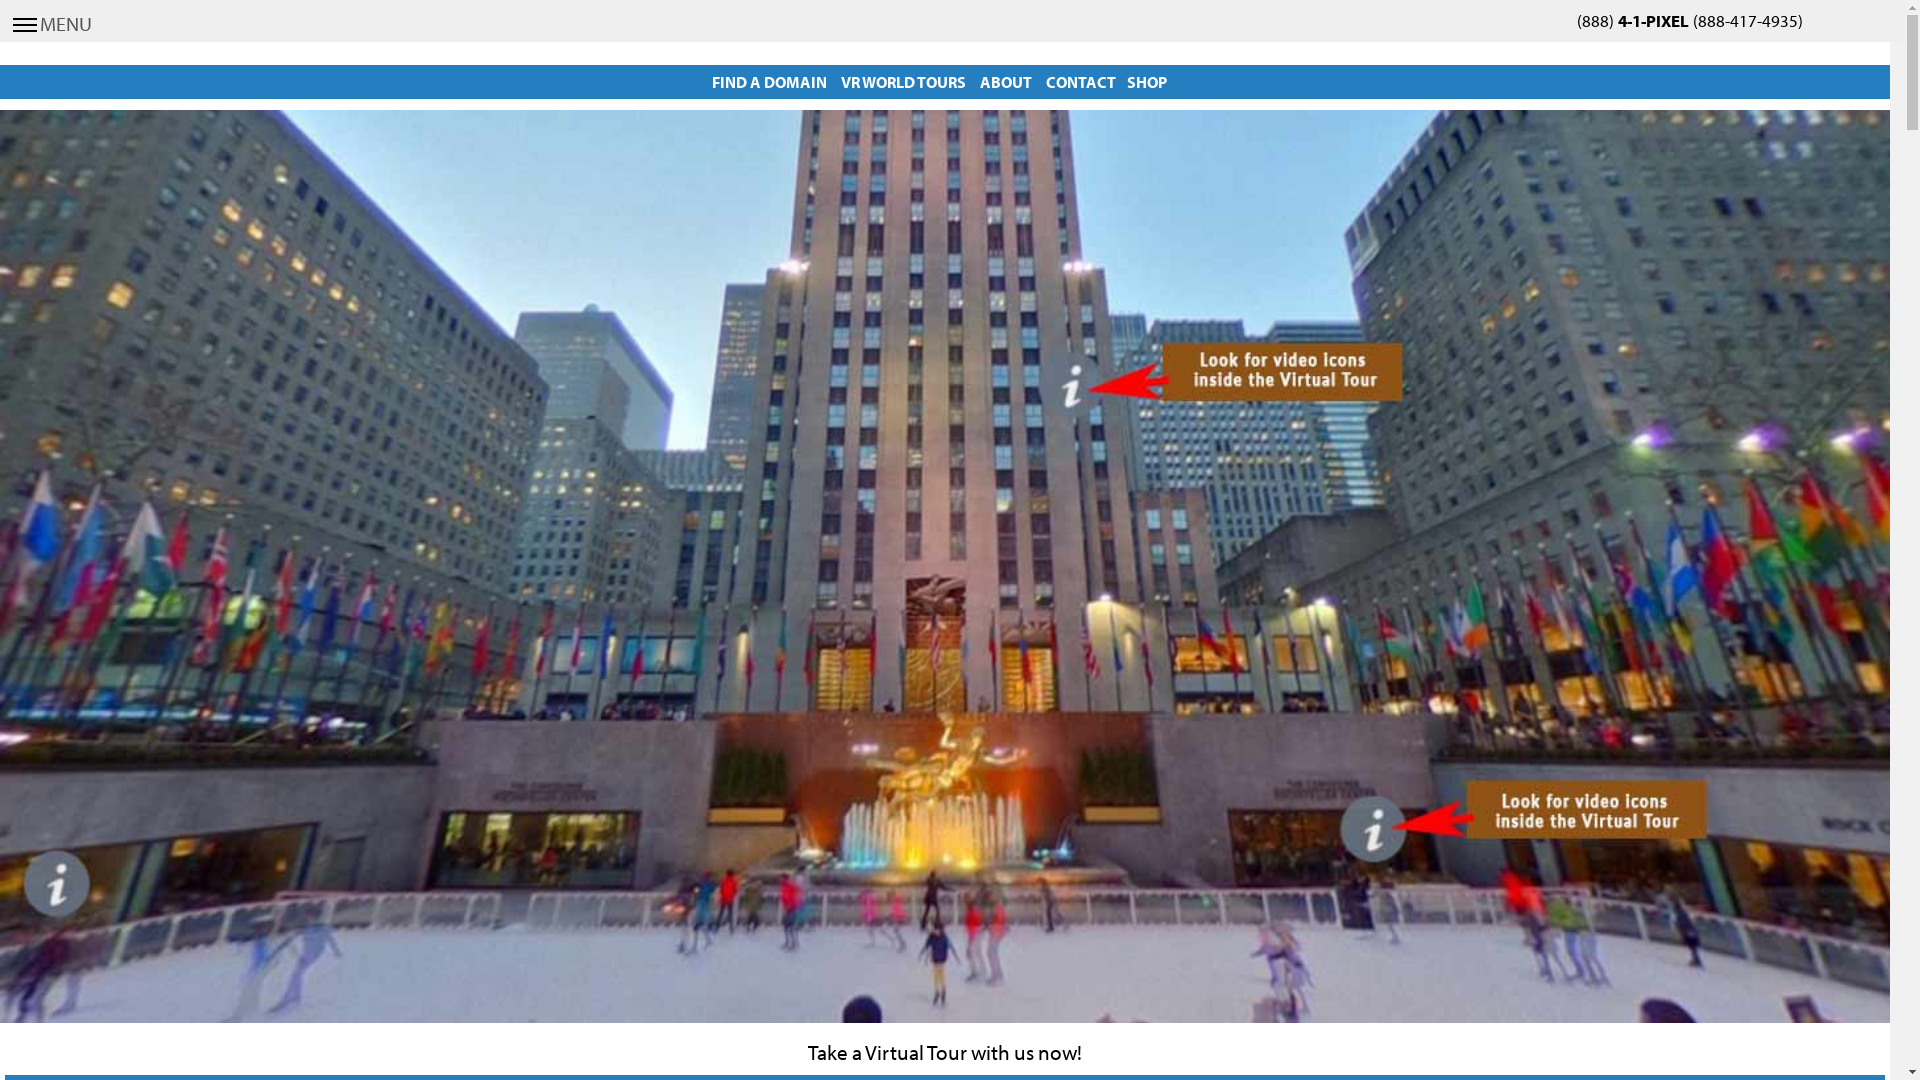 The image size is (1920, 1080). What do you see at coordinates (1147, 80) in the screenshot?
I see `'SHOP'` at bounding box center [1147, 80].